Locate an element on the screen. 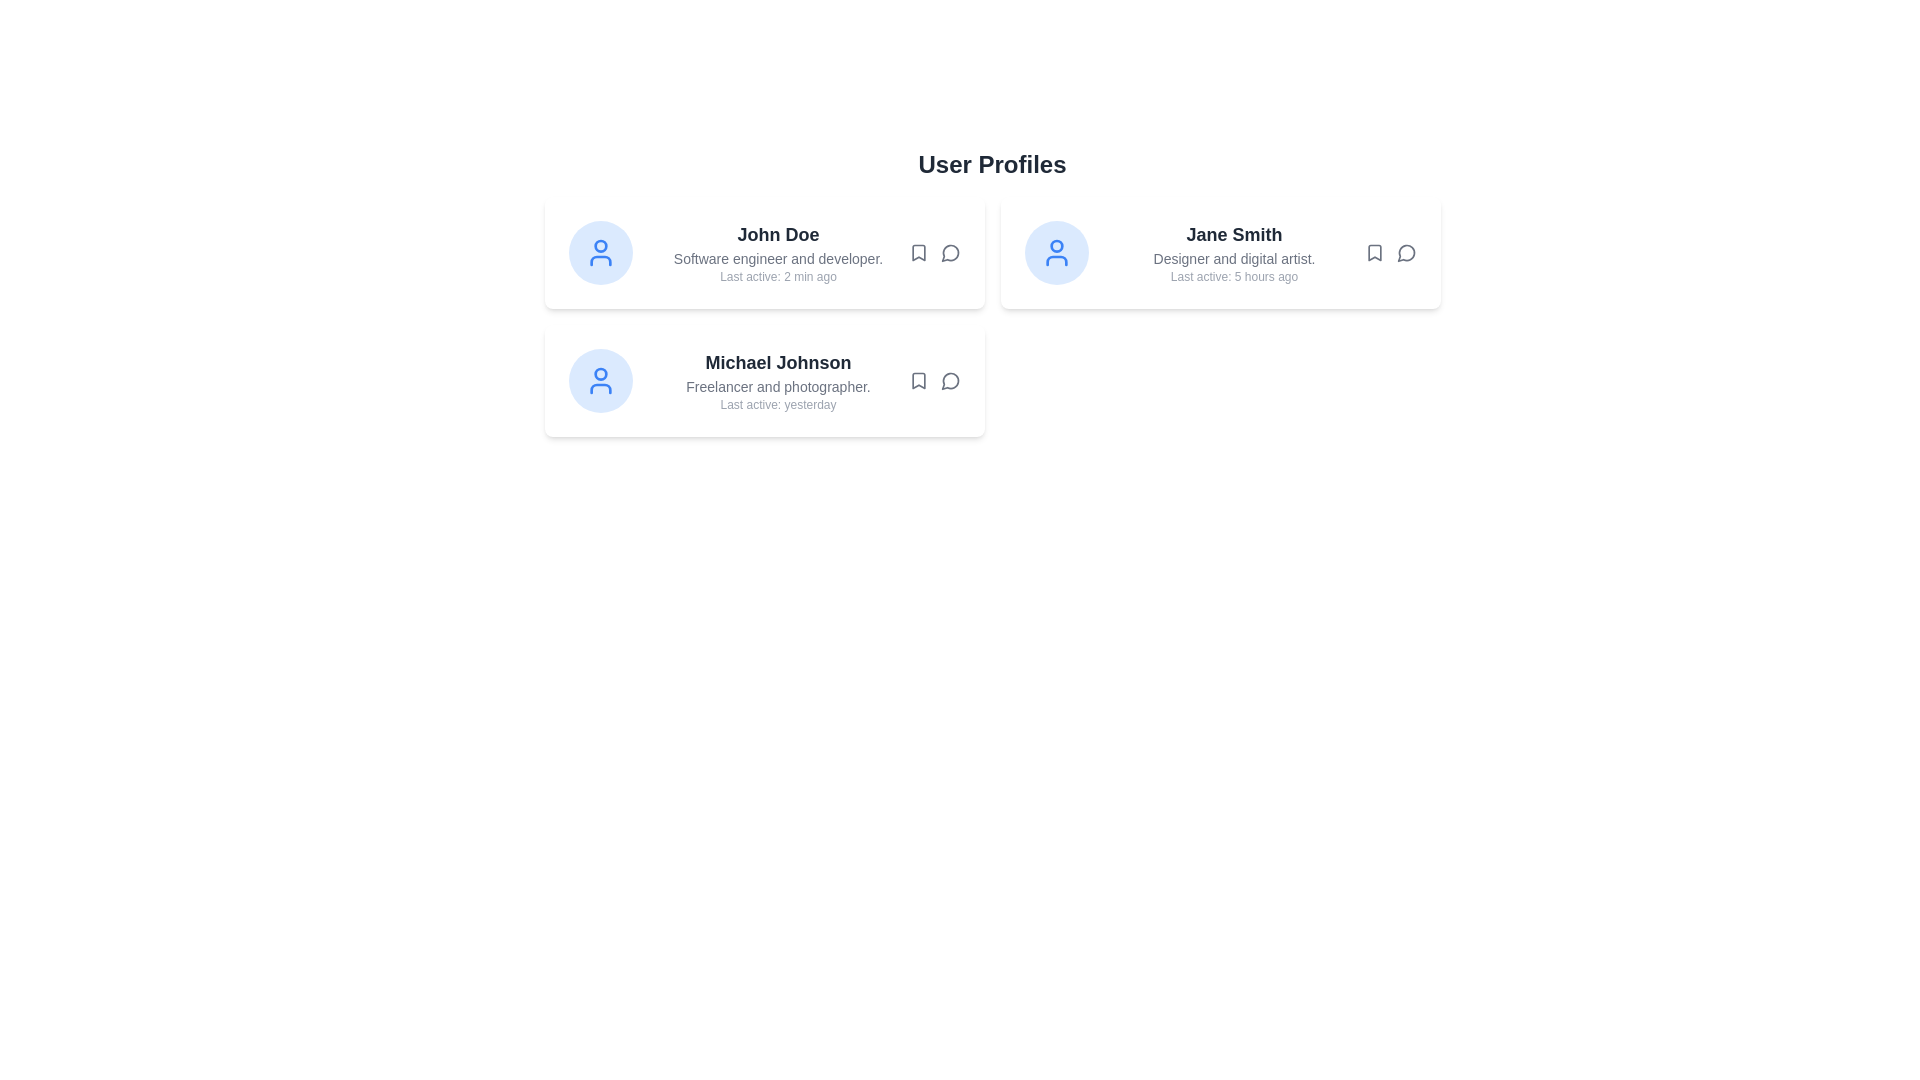 This screenshot has height=1080, width=1920. text content of the paragraph that describes the professional title and description associated with the user 'Jane Smith', located in the profile card in the top-right corner of the page, directly below the heading 'Jane Smith' is located at coordinates (1233, 257).